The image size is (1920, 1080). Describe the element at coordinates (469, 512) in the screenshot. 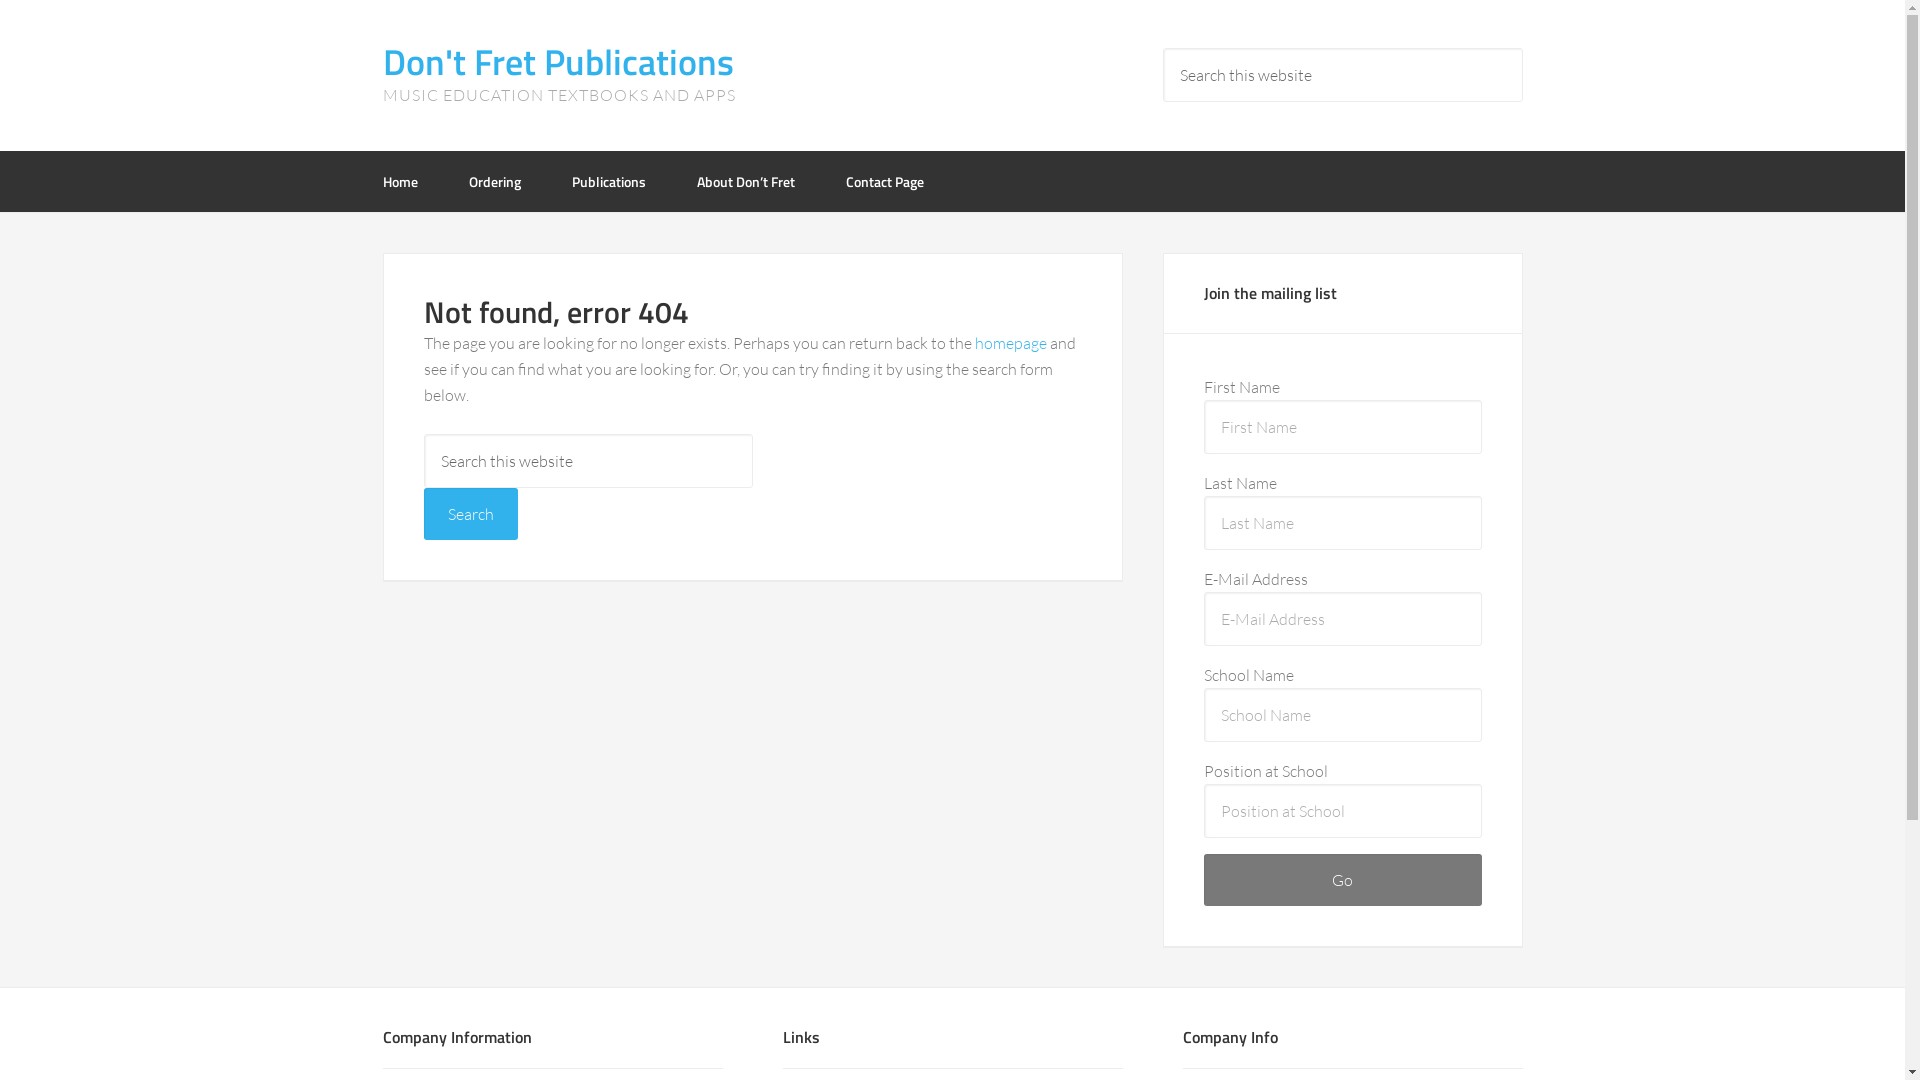

I see `'Search'` at that location.